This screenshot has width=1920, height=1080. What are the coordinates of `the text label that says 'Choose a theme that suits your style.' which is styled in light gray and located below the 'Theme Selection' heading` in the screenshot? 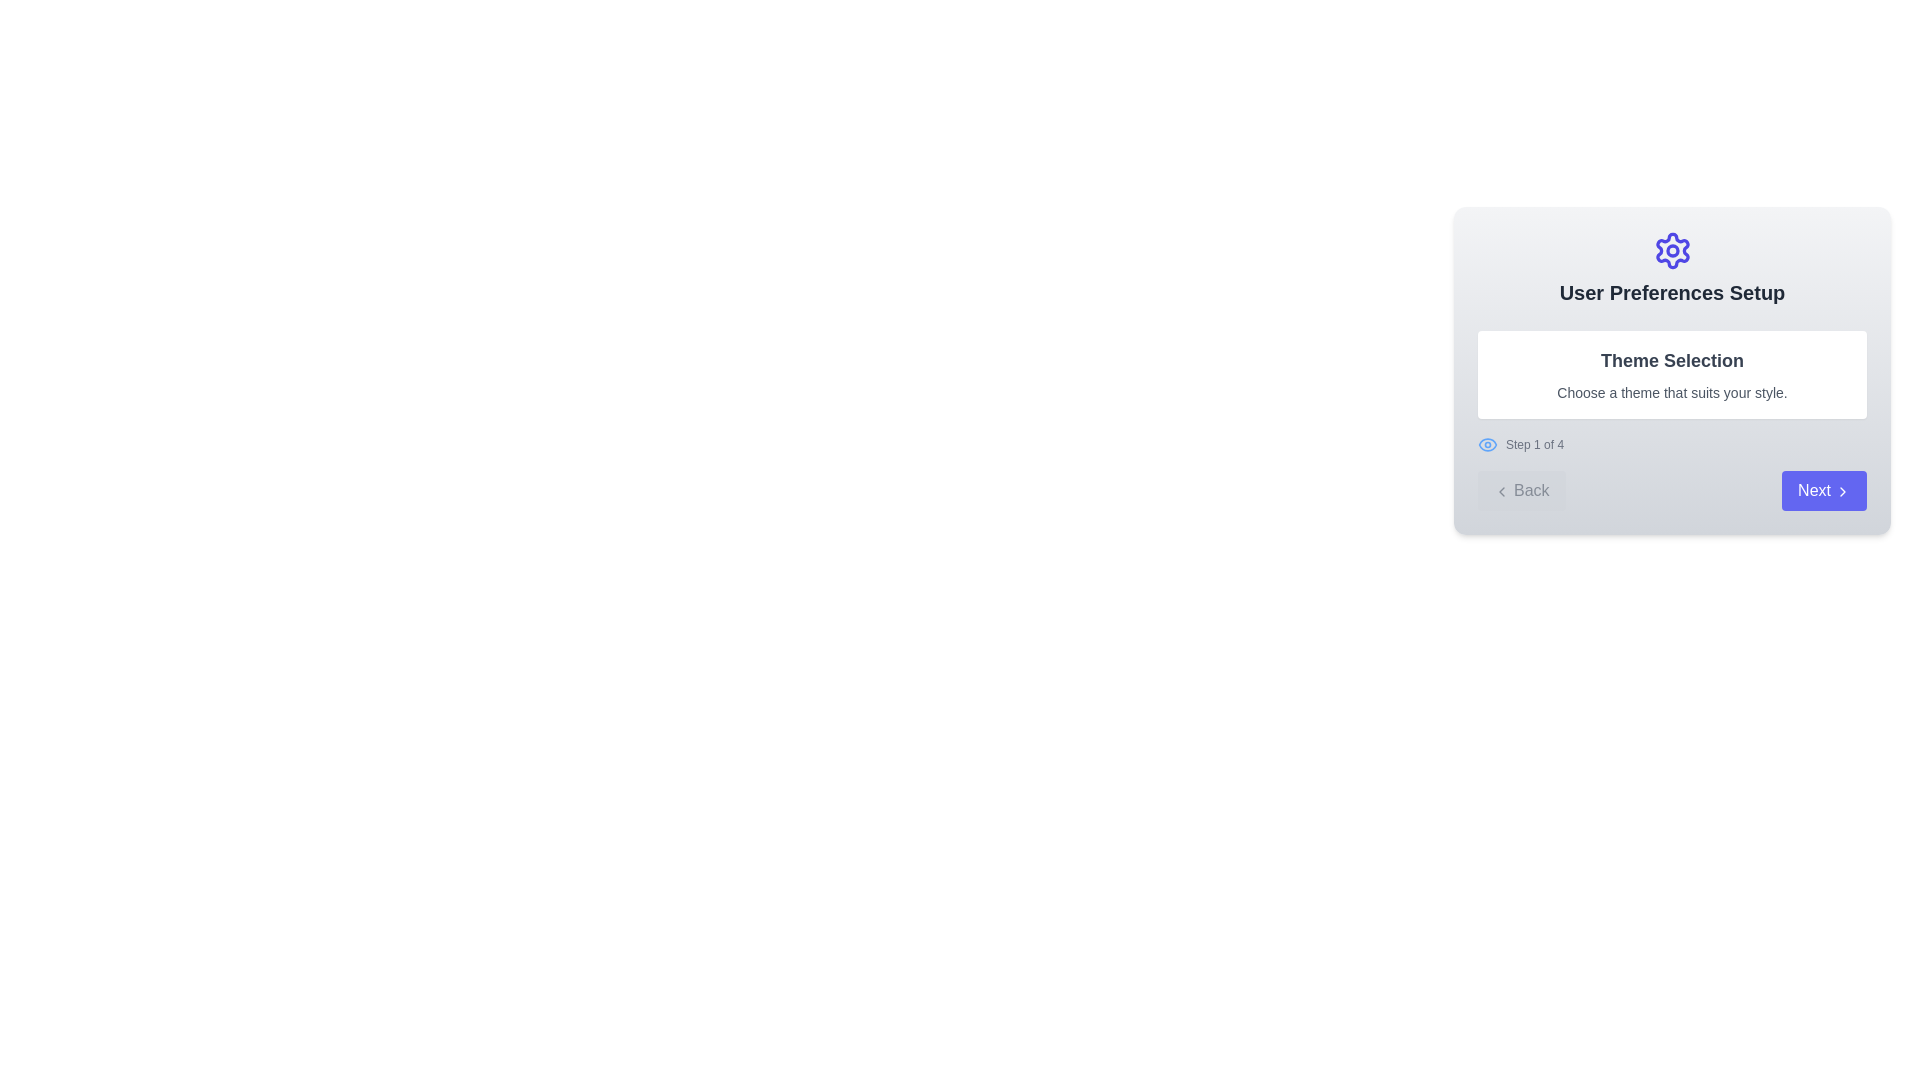 It's located at (1672, 393).